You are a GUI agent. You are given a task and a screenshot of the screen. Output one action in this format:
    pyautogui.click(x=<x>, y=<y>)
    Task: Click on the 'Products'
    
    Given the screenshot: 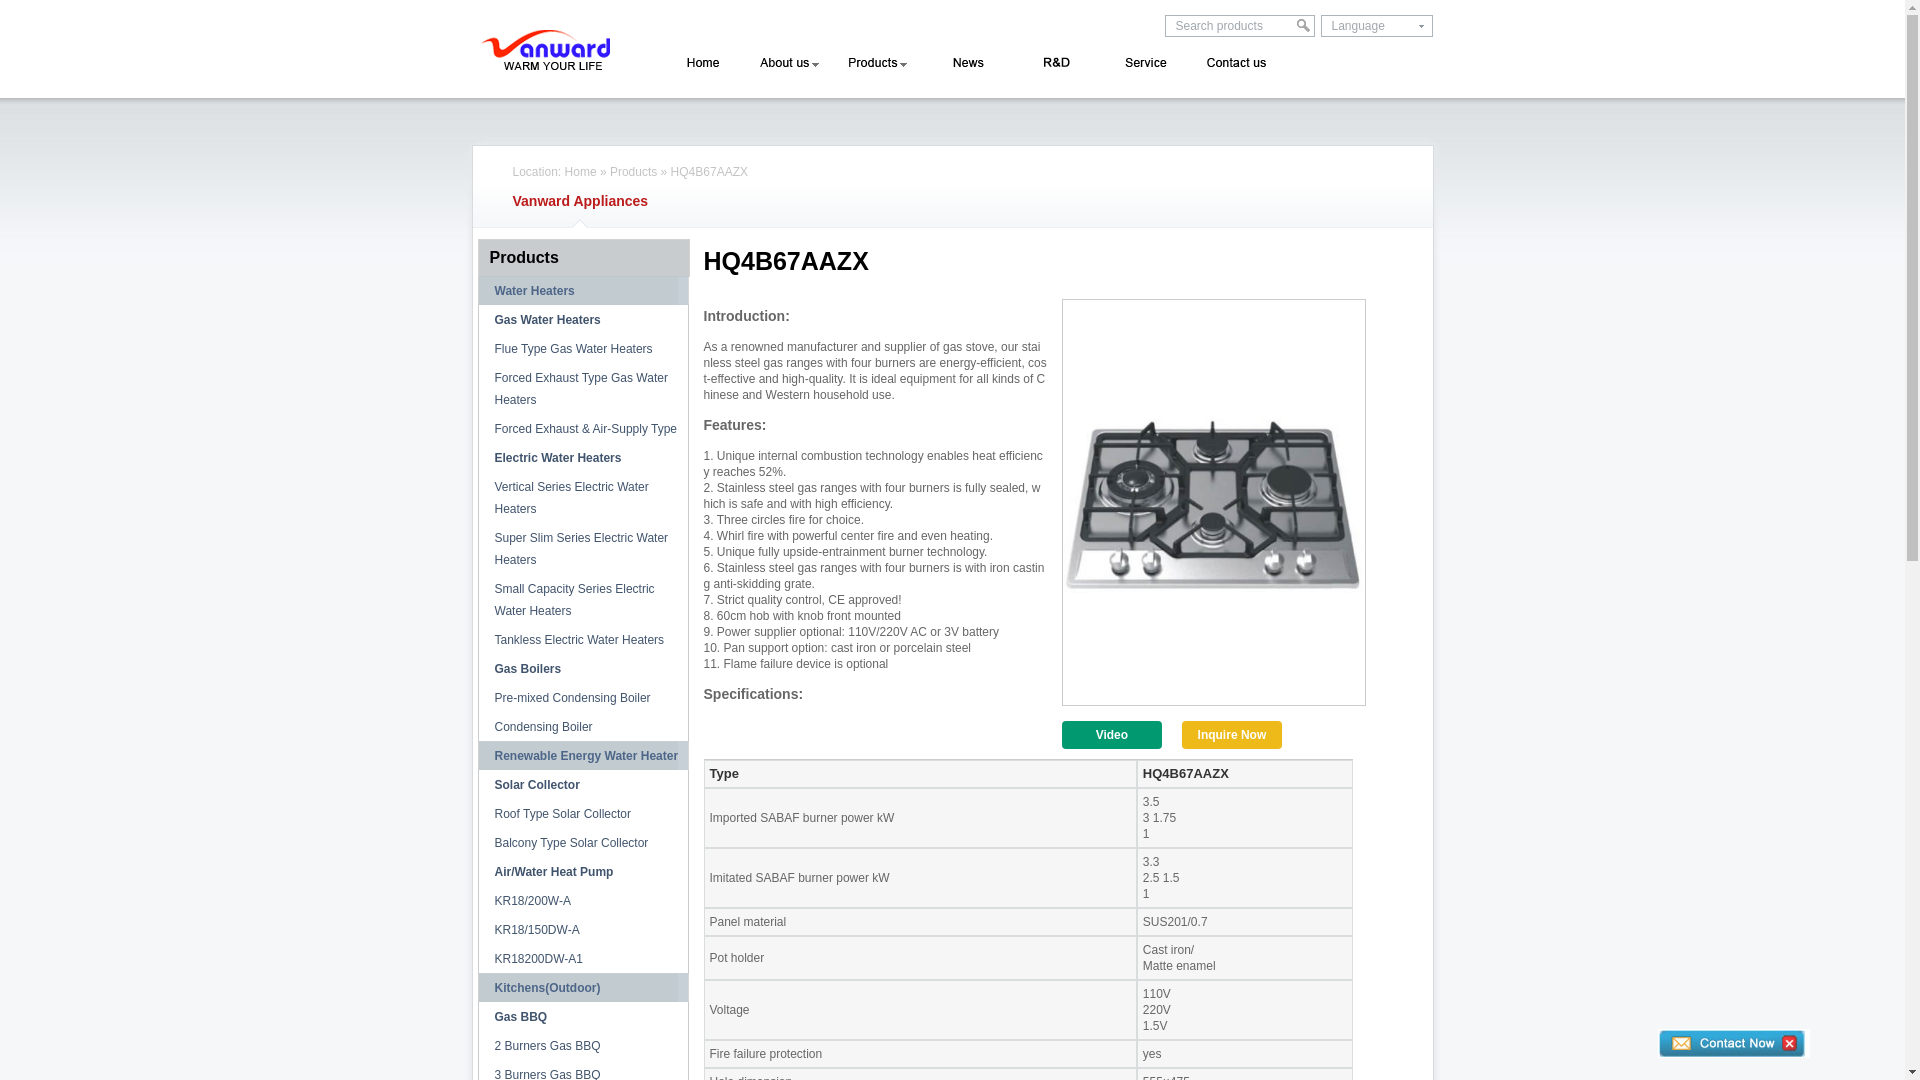 What is the action you would take?
    pyautogui.click(x=632, y=171)
    